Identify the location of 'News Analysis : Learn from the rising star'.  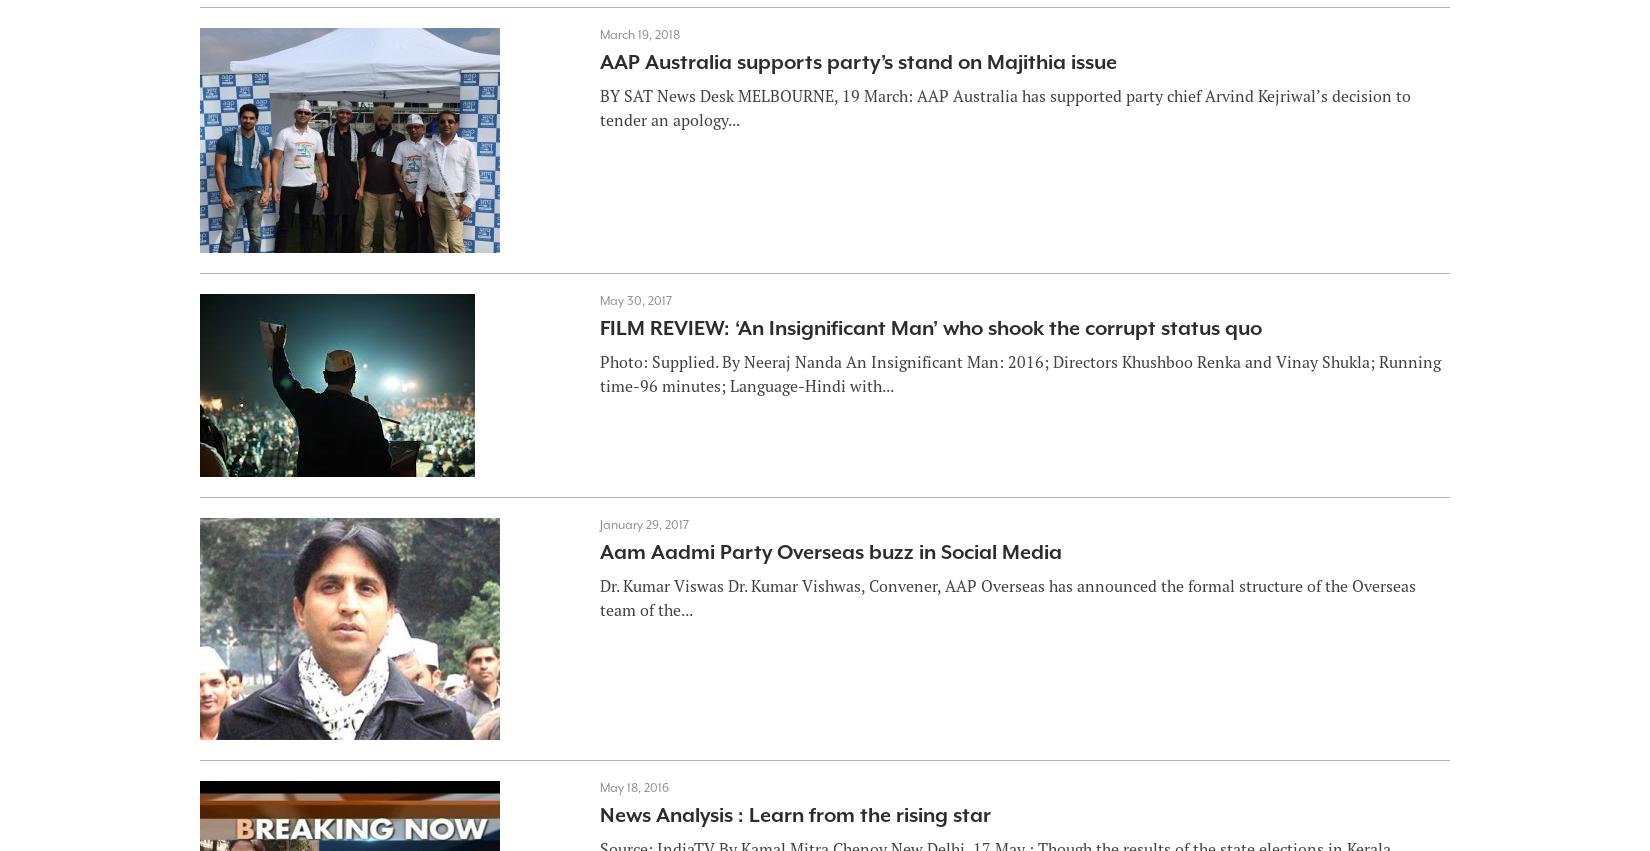
(597, 815).